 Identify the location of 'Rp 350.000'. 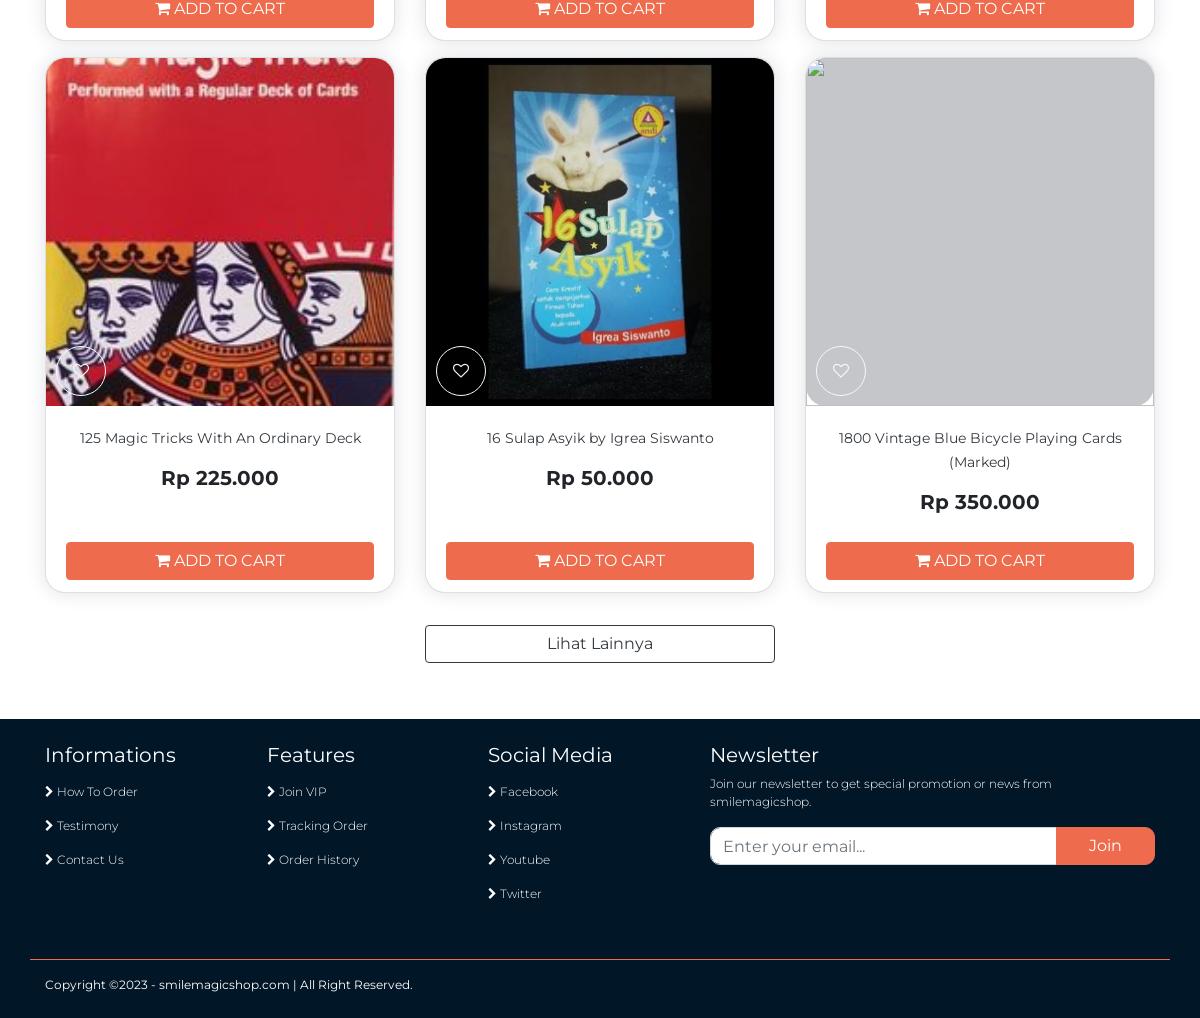
(980, 501).